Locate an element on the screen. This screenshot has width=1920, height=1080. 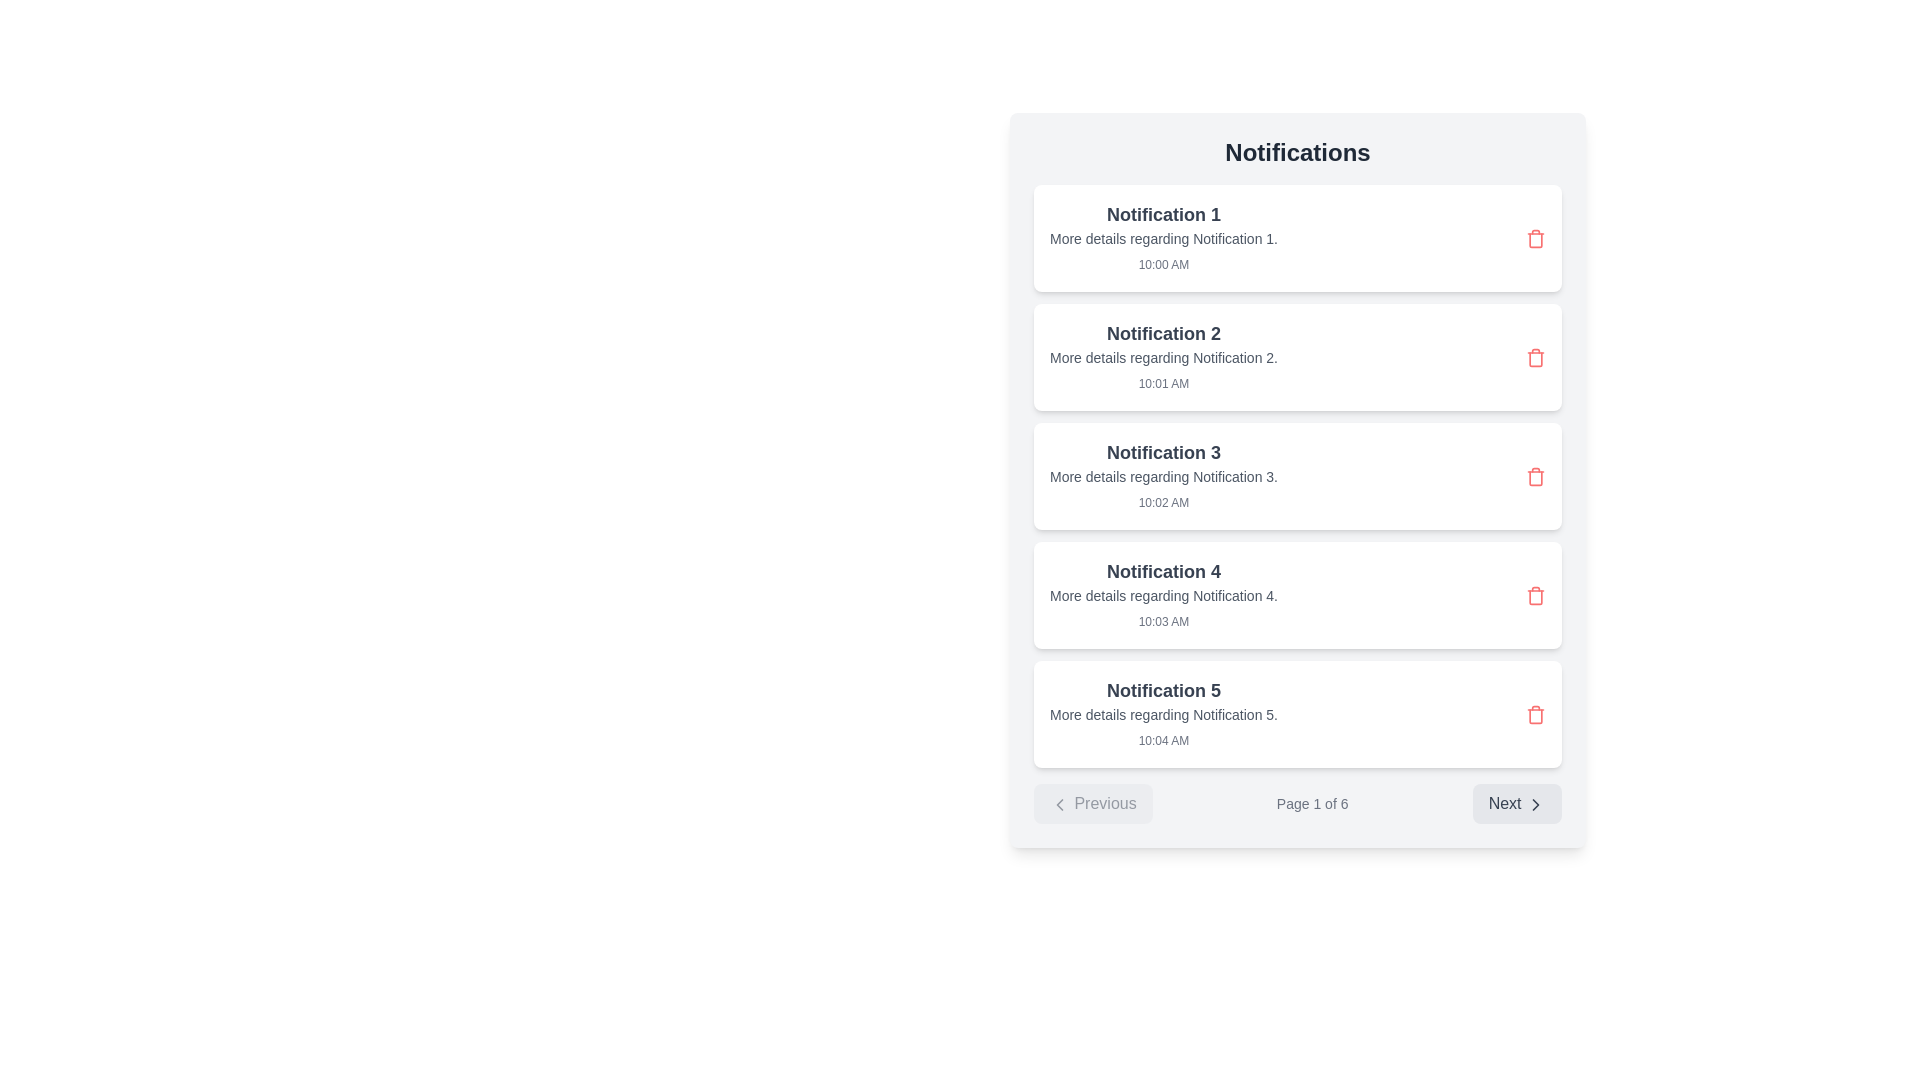
the Delete button (trash icon) located at the far-right end of the first notification card under the 'Notifications' heading is located at coordinates (1535, 237).